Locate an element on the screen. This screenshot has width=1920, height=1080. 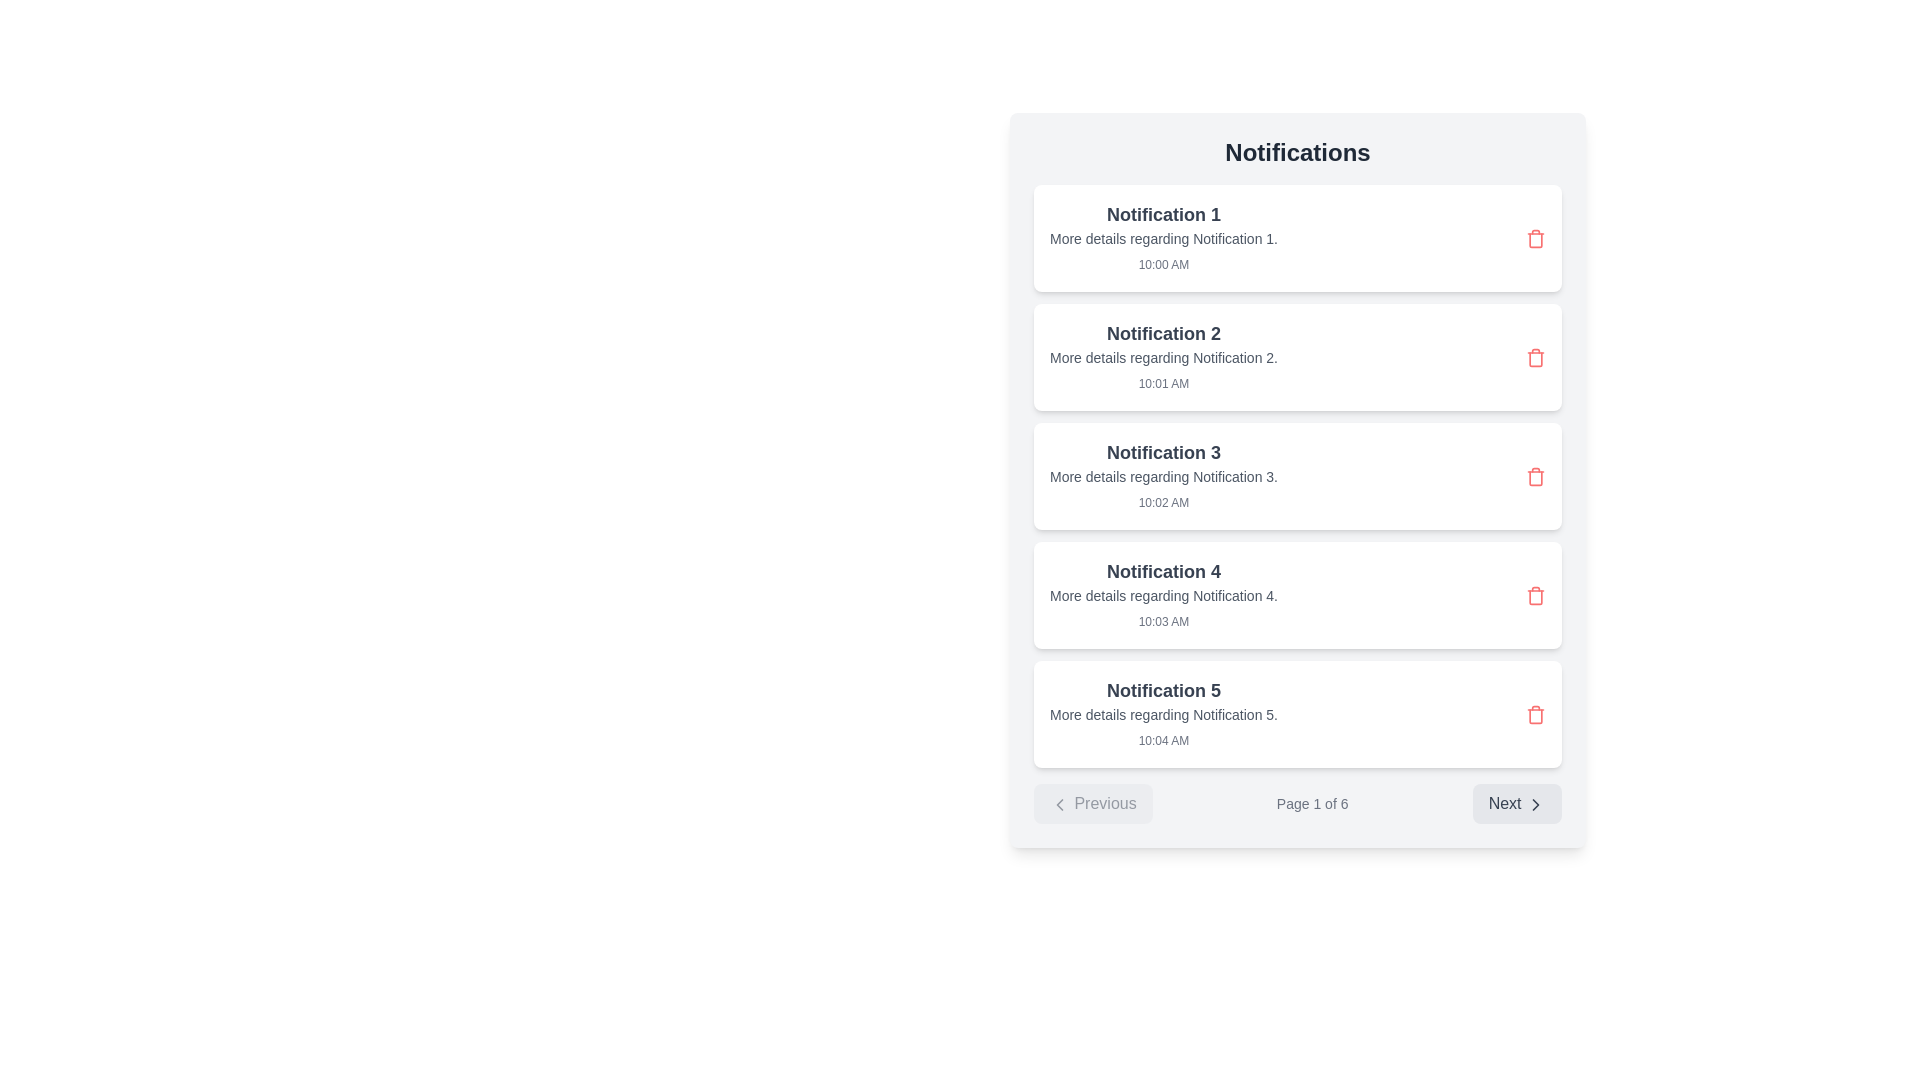
the Delete button (trash icon) located at the far-right end of the first notification card under the 'Notifications' heading is located at coordinates (1535, 237).